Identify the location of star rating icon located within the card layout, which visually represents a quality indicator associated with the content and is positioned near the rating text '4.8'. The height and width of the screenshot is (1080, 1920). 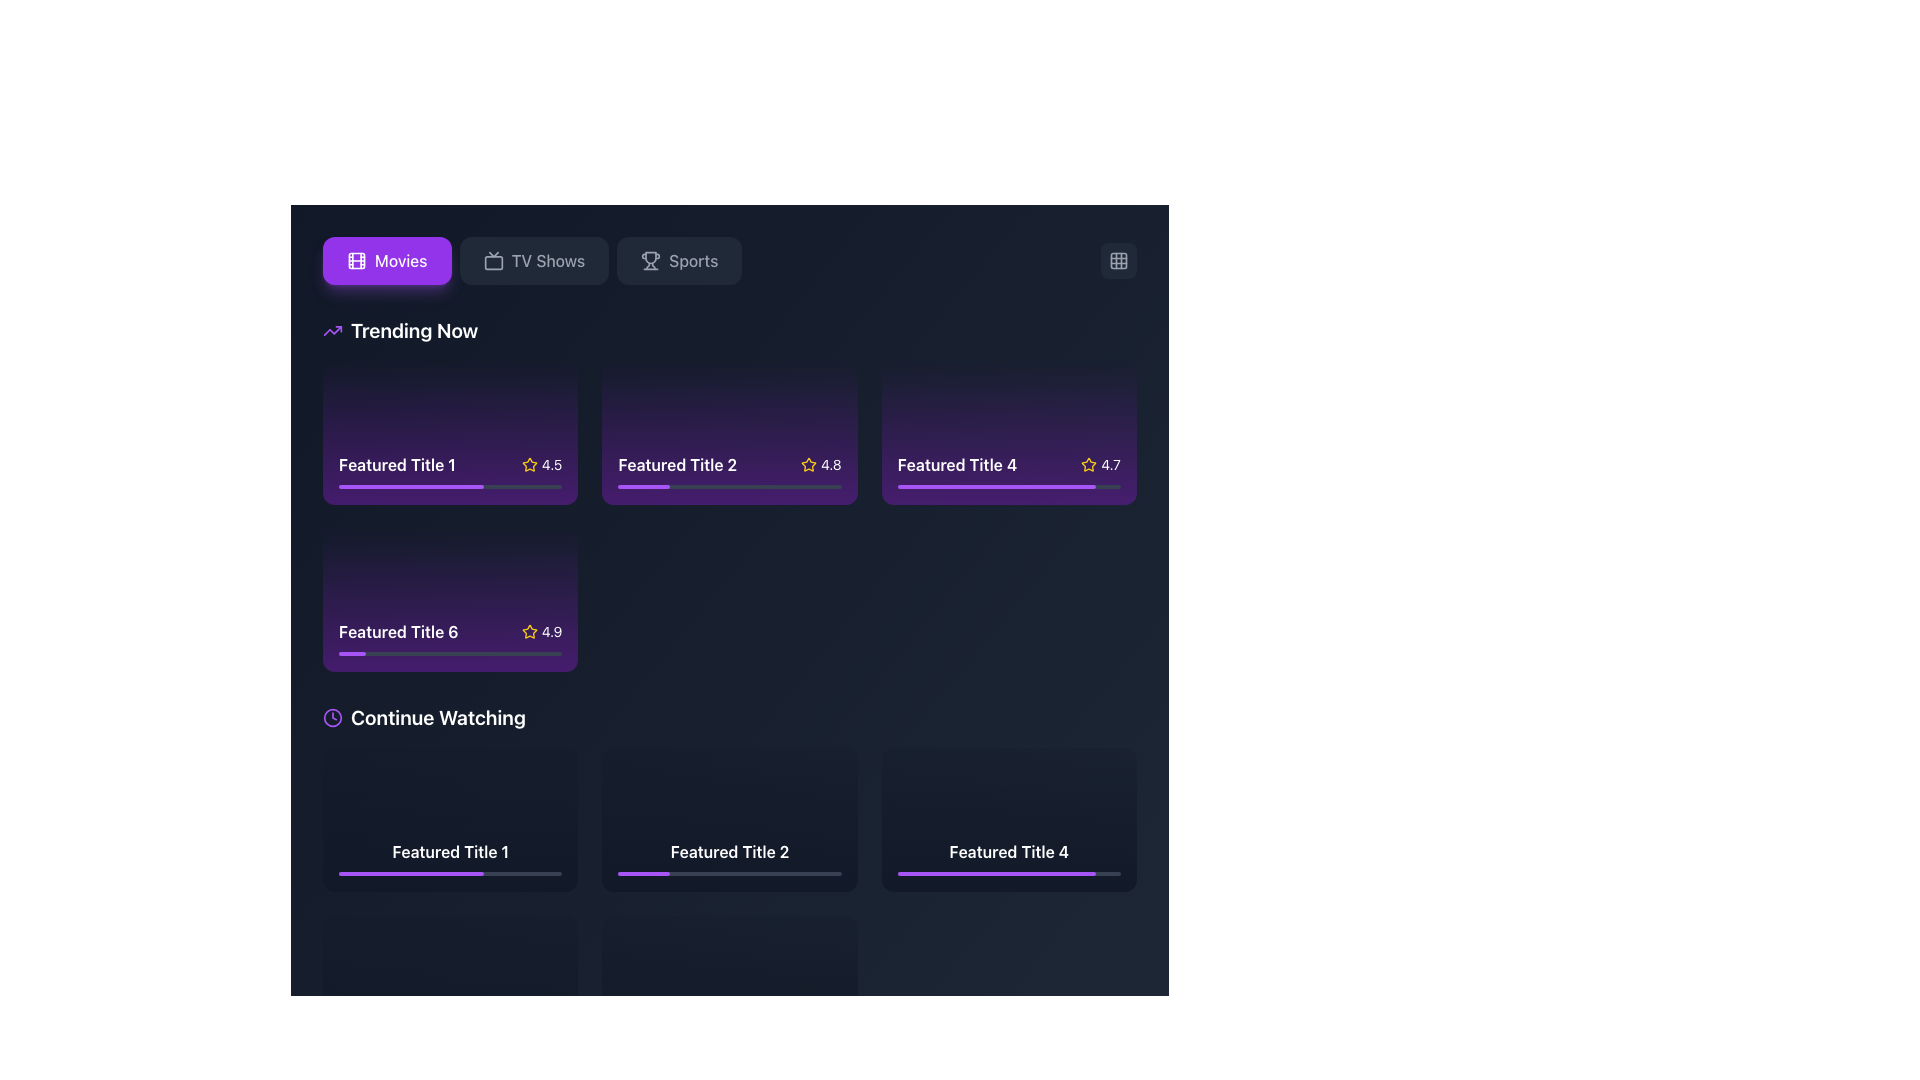
(808, 464).